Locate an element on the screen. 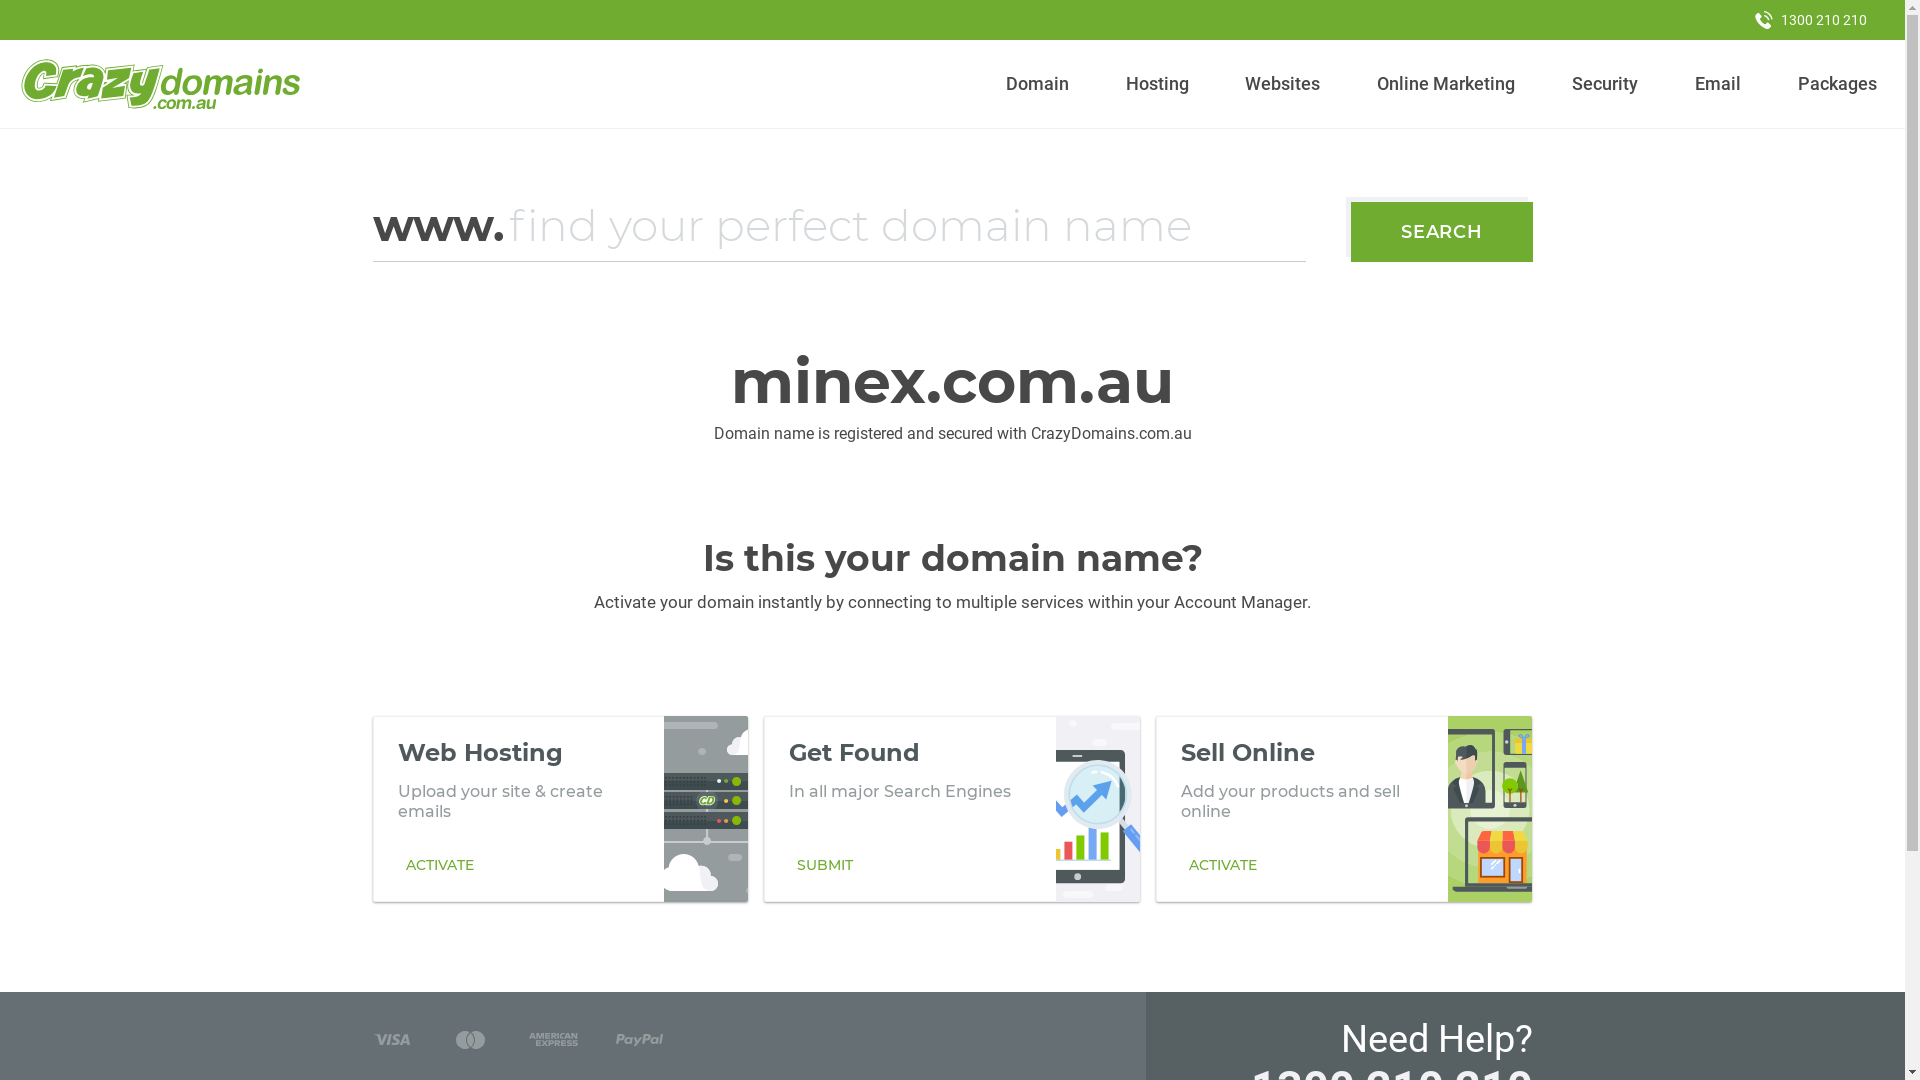 The image size is (1920, 1080). 'Get Found is located at coordinates (950, 808).